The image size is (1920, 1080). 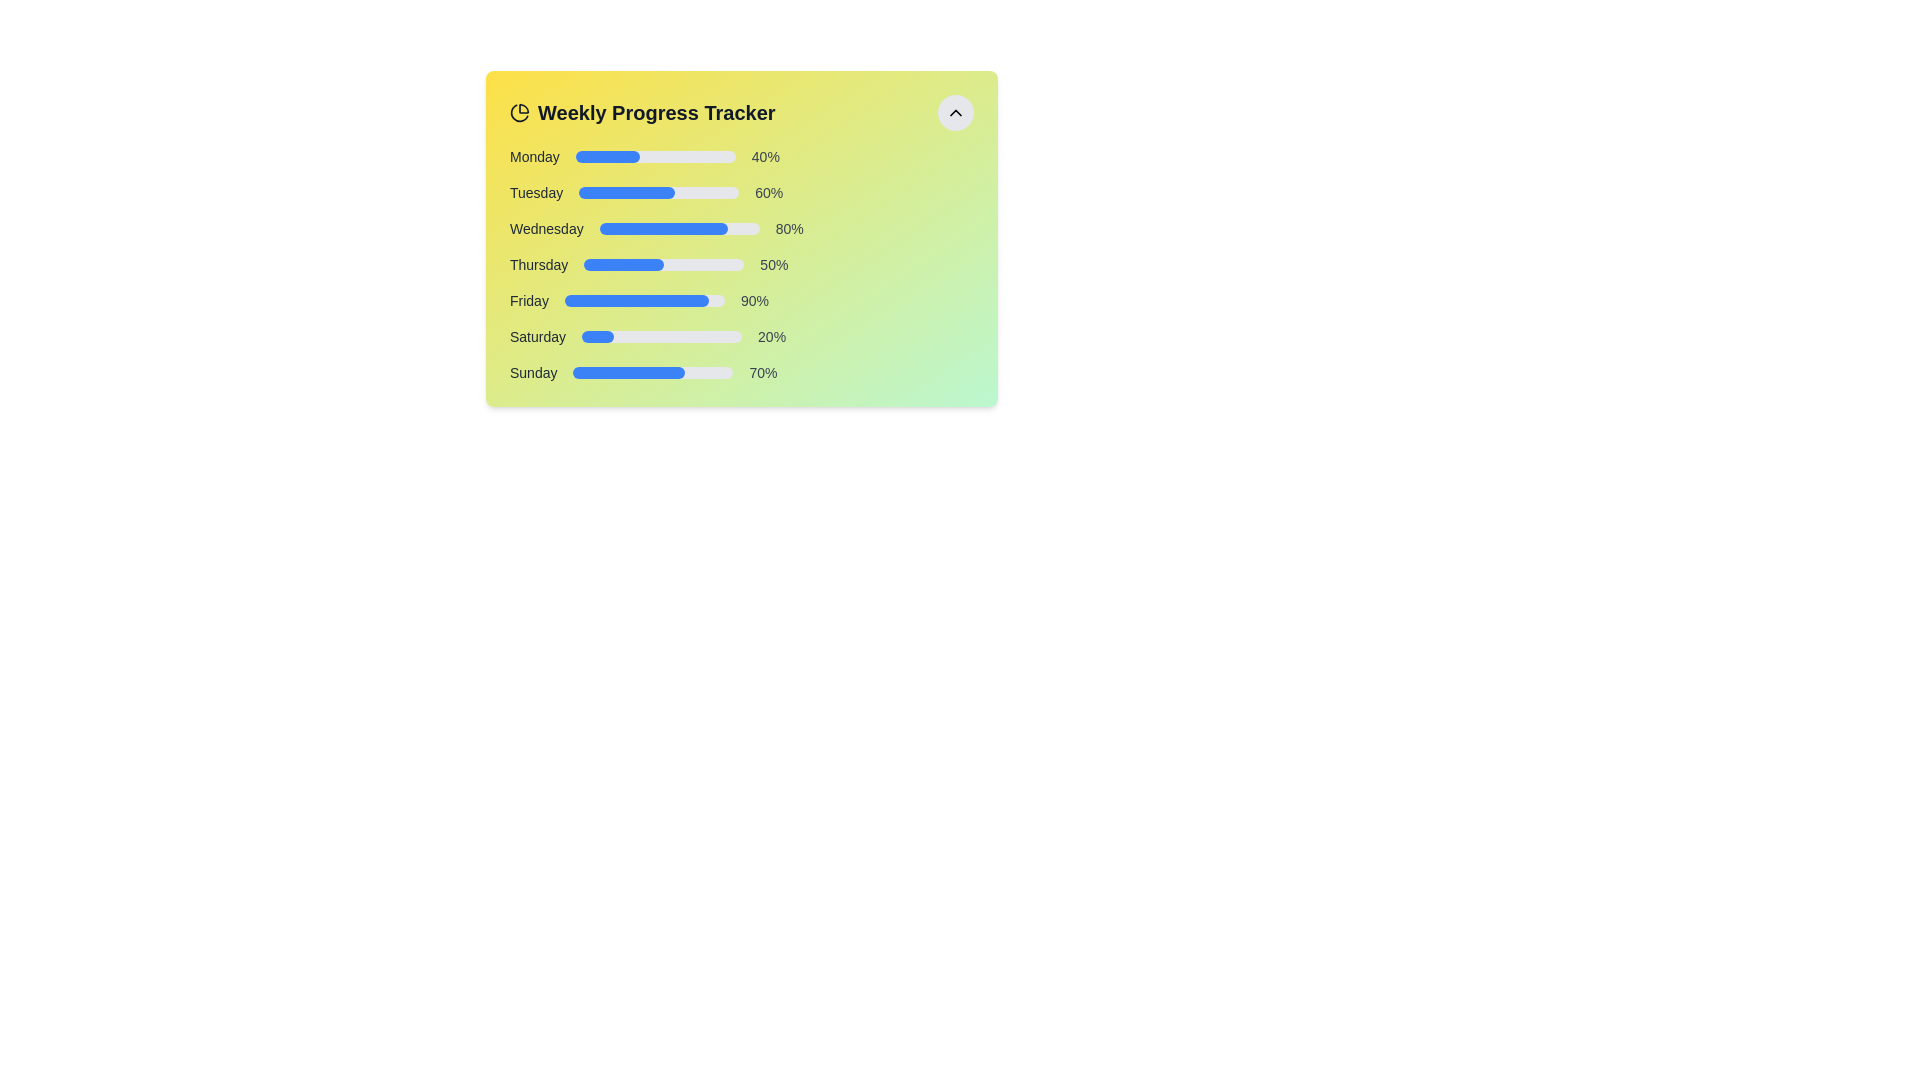 What do you see at coordinates (597, 335) in the screenshot?
I see `the blue progress segment indicating 20% progress for 'Saturday' in the Weekly Progress Tracker` at bounding box center [597, 335].